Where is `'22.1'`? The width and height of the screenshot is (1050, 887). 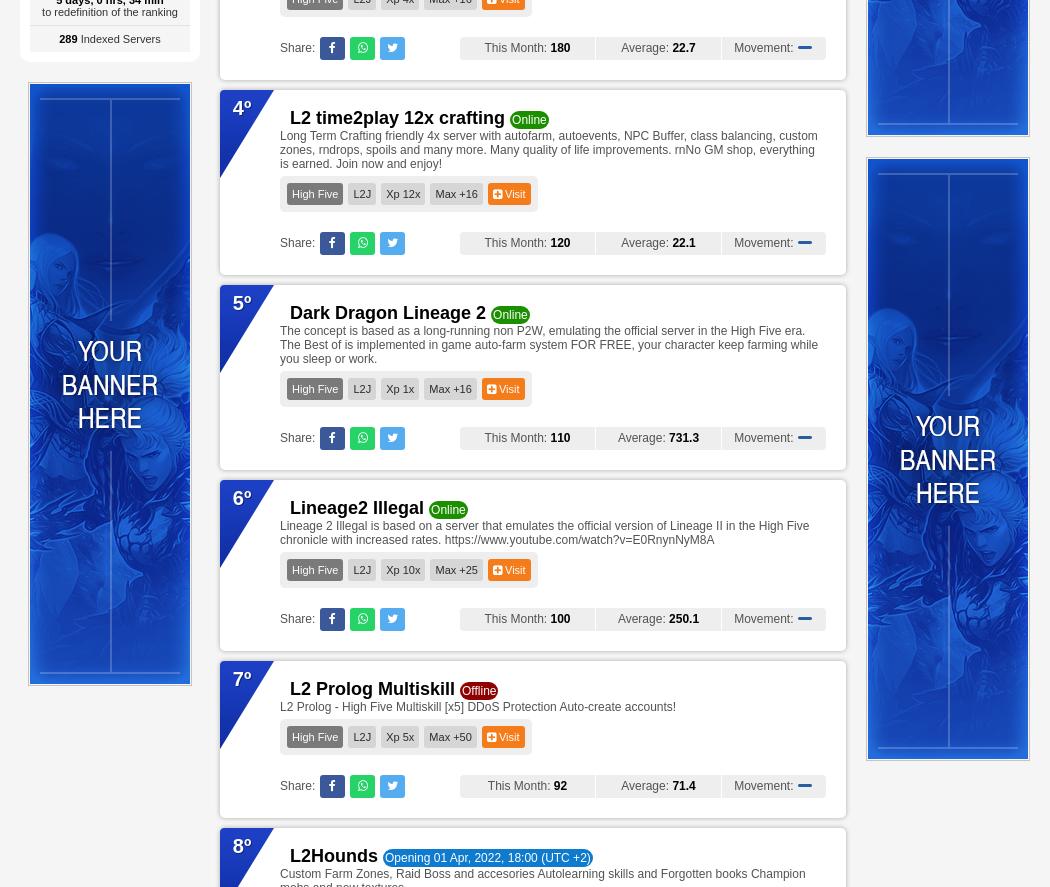 '22.1' is located at coordinates (671, 243).